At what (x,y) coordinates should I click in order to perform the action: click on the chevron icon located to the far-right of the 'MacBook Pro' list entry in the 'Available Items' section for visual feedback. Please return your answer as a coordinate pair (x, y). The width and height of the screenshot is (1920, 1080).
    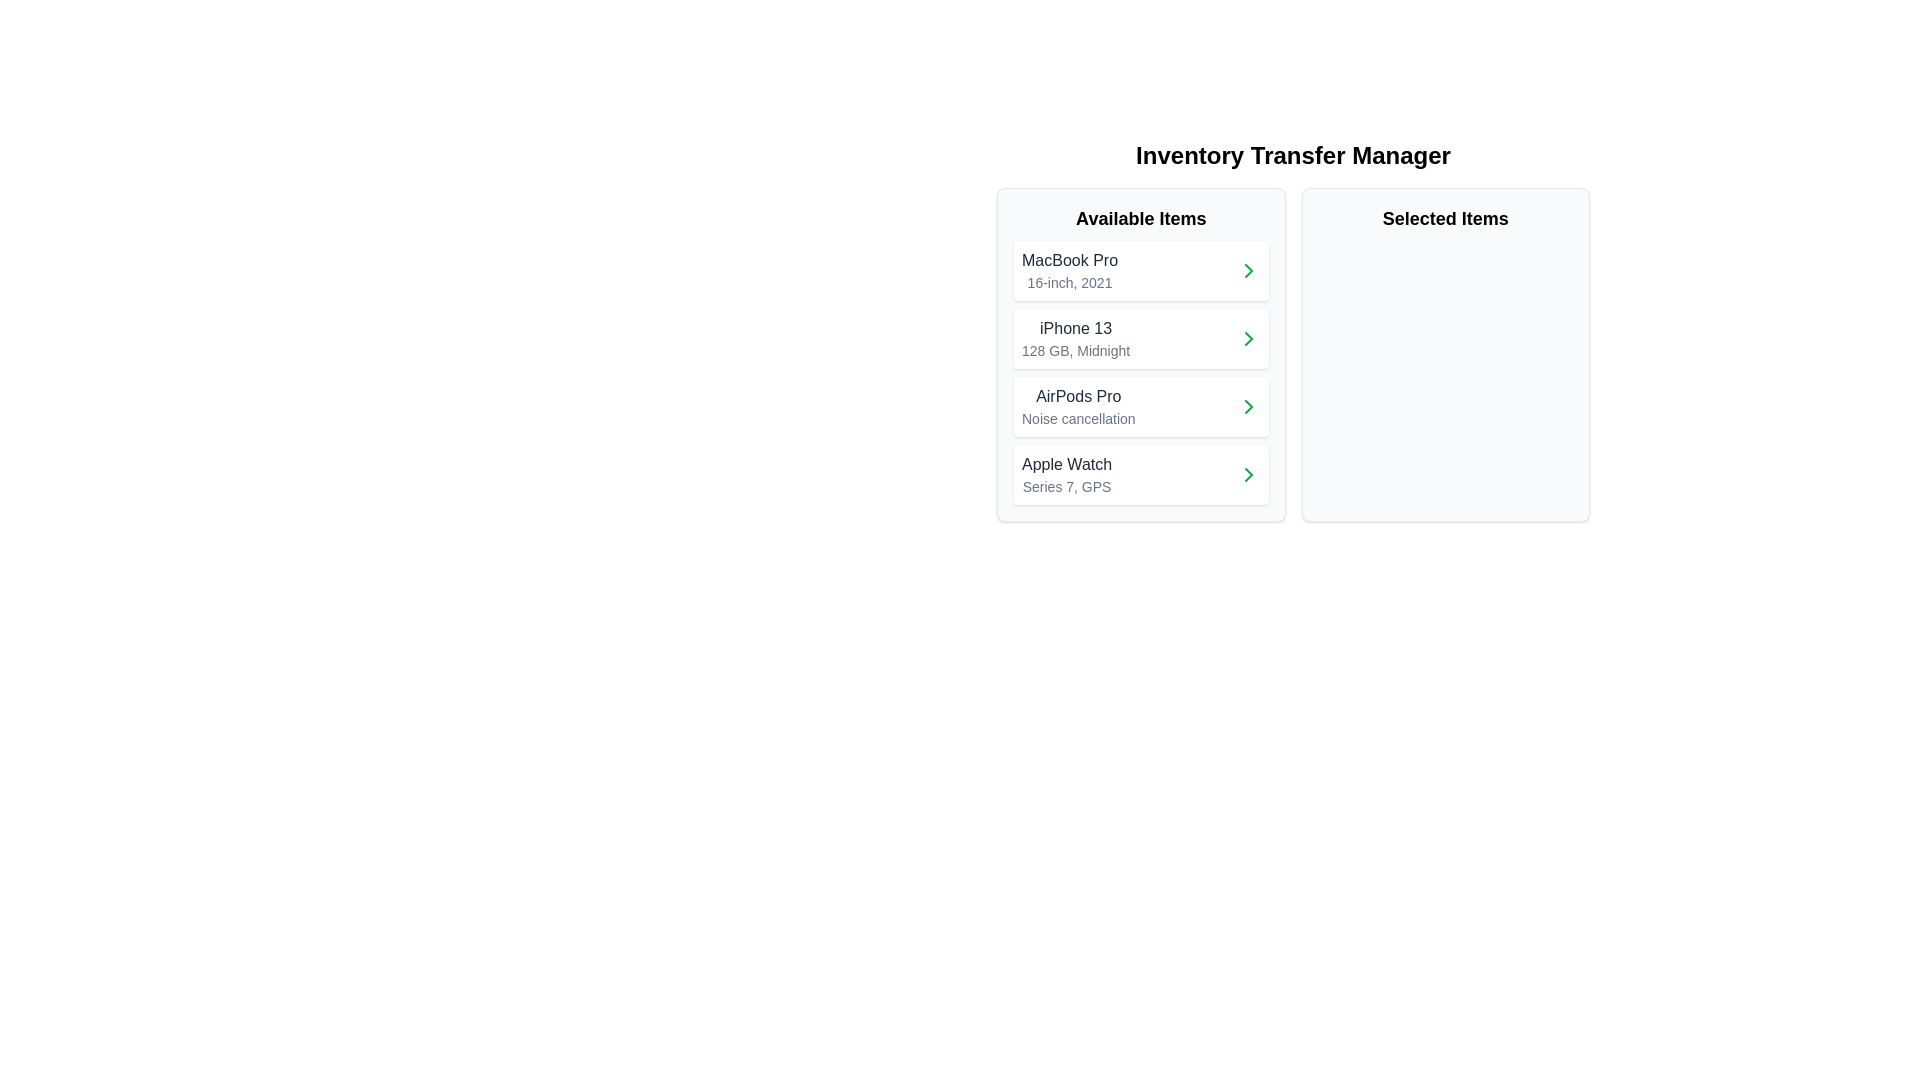
    Looking at the image, I should click on (1247, 270).